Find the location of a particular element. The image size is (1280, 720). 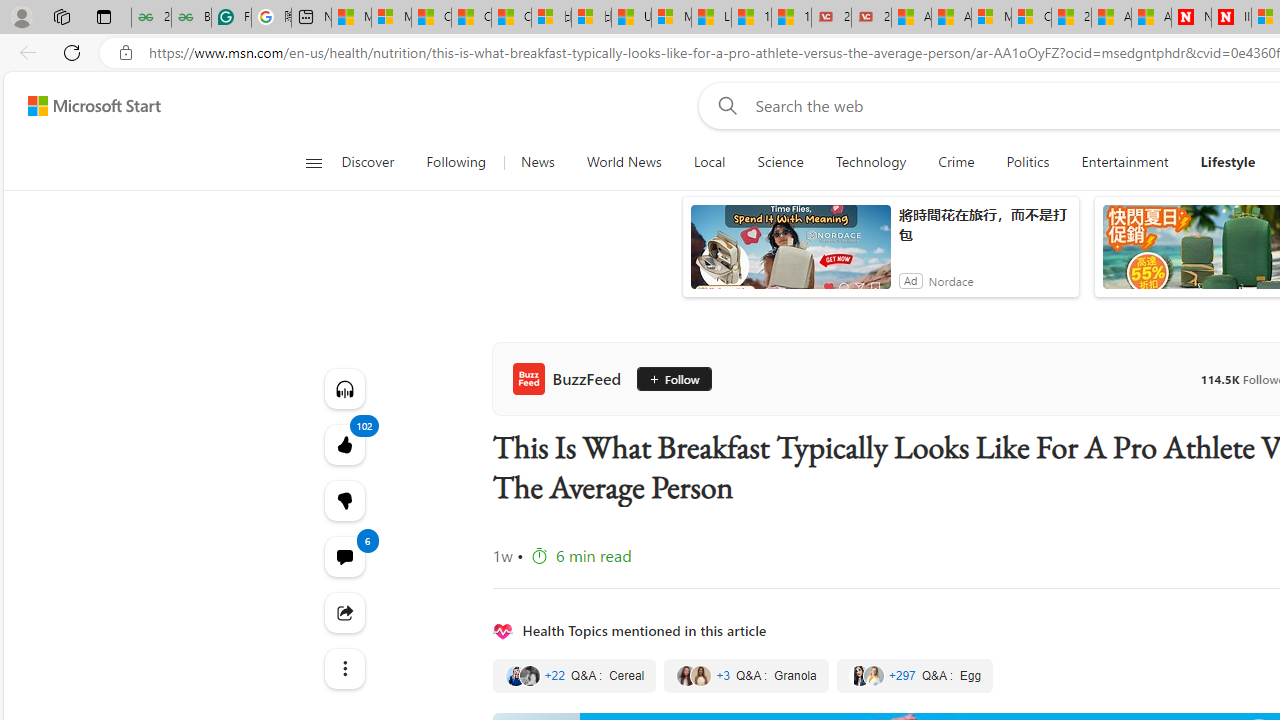

'Cloud Computing Services | Microsoft Azure' is located at coordinates (1031, 17).